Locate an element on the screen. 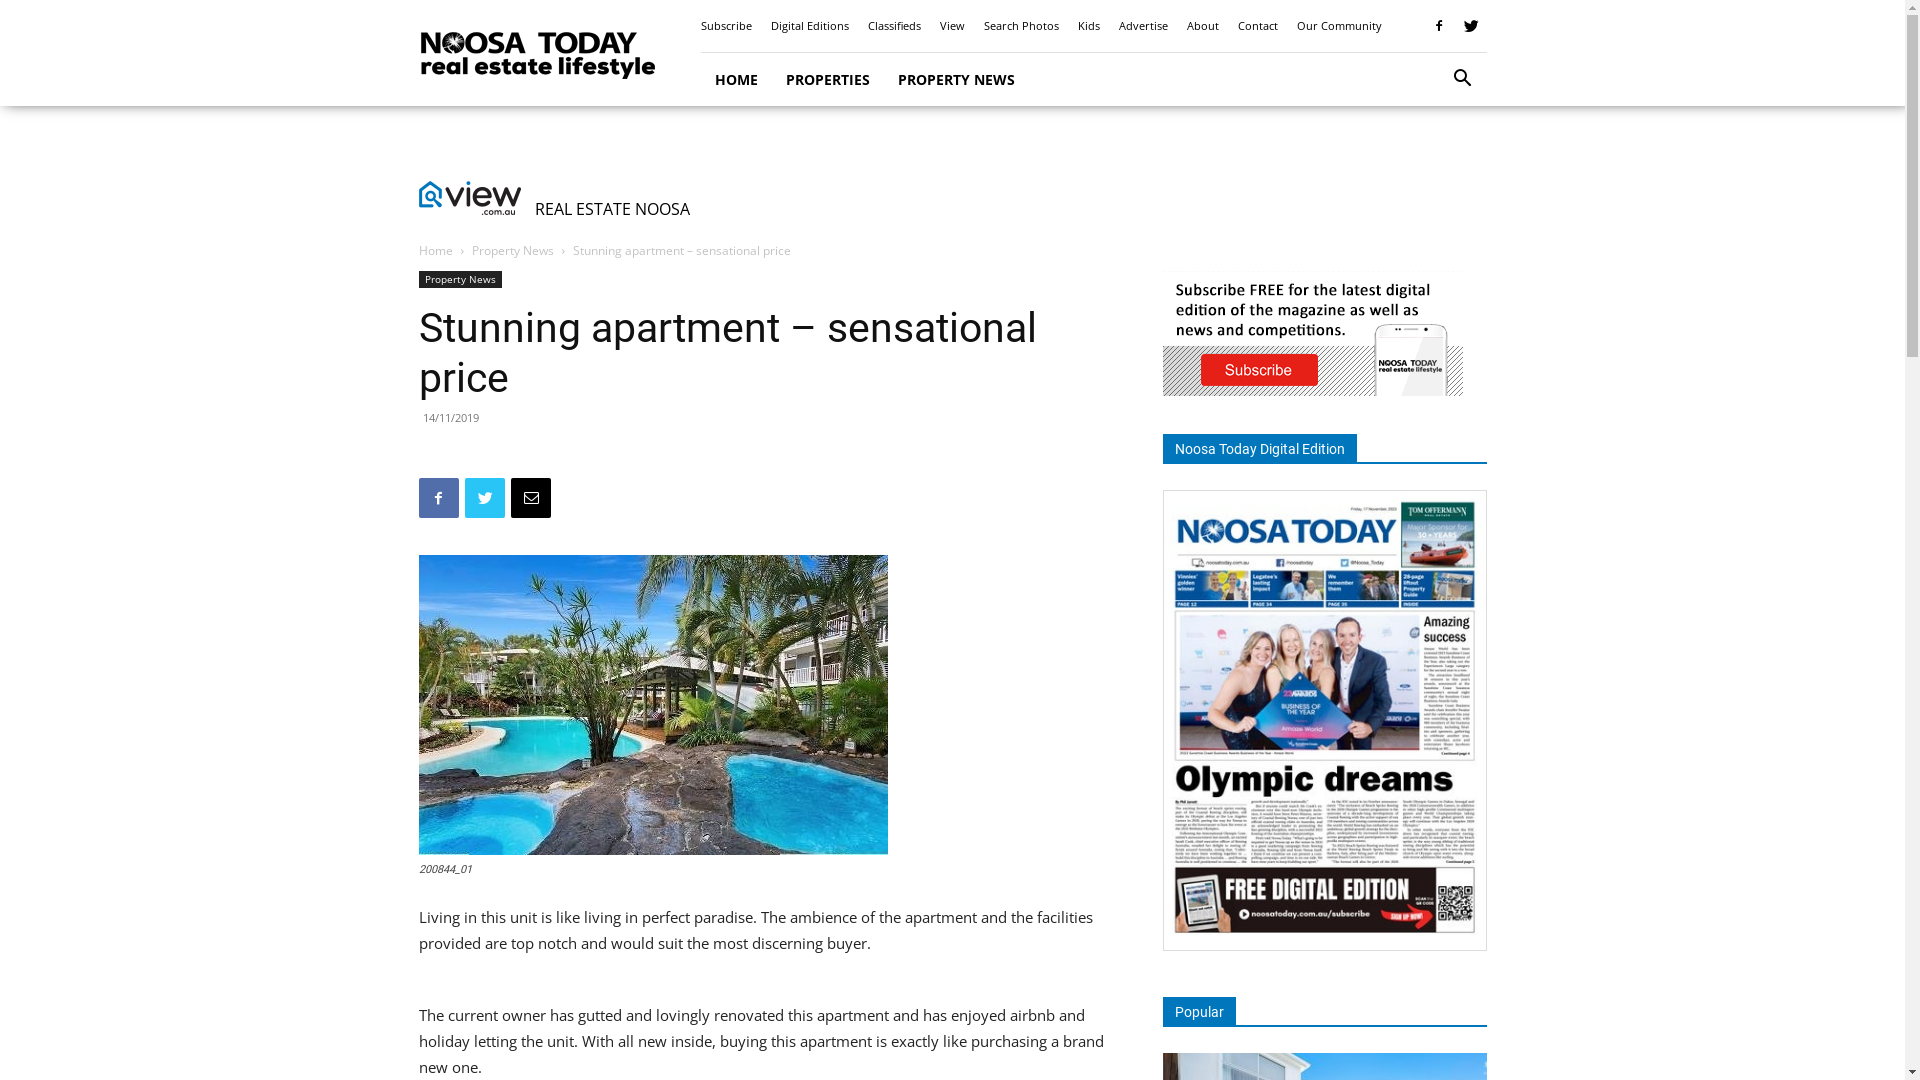 The image size is (1920, 1080). 'Home' is located at coordinates (434, 249).